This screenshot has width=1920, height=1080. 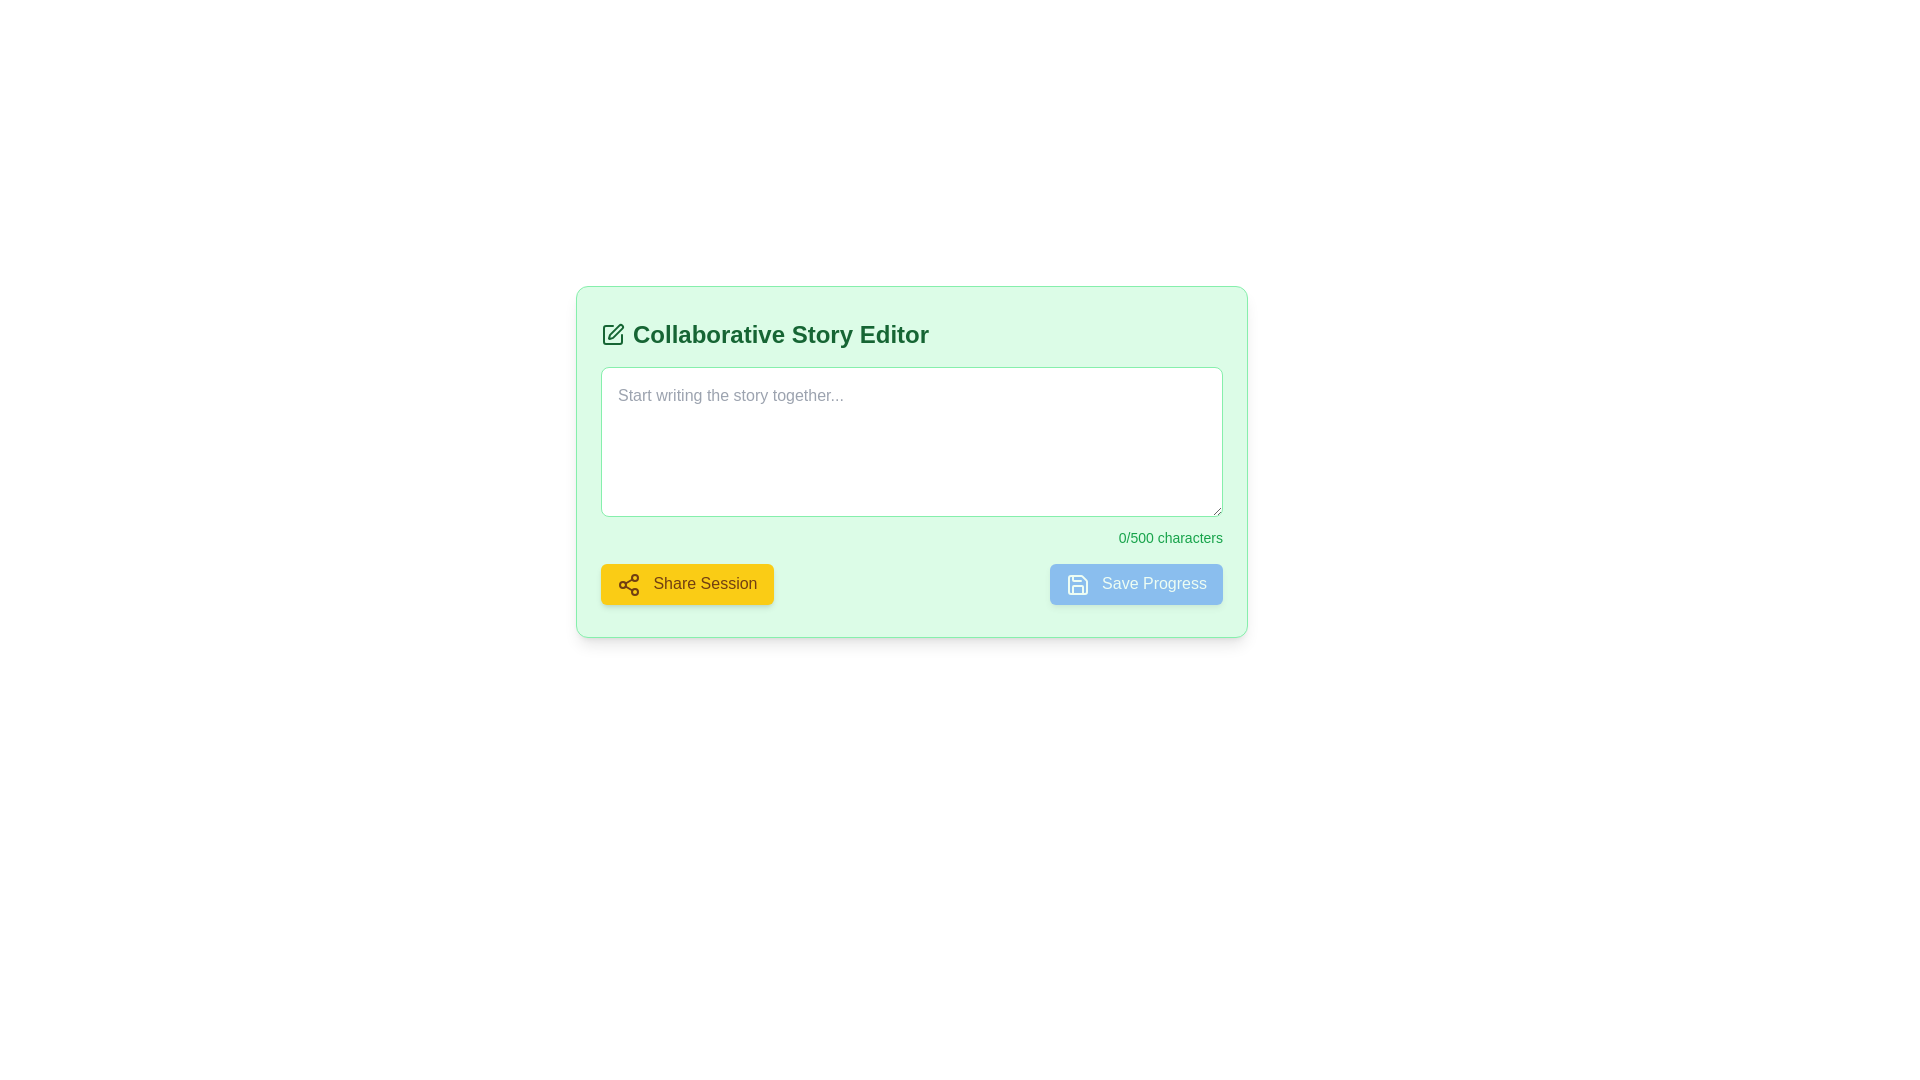 I want to click on the editing tool icon represented by a pen, located at the top-left corner of the interface within an icon group, so click(x=614, y=330).